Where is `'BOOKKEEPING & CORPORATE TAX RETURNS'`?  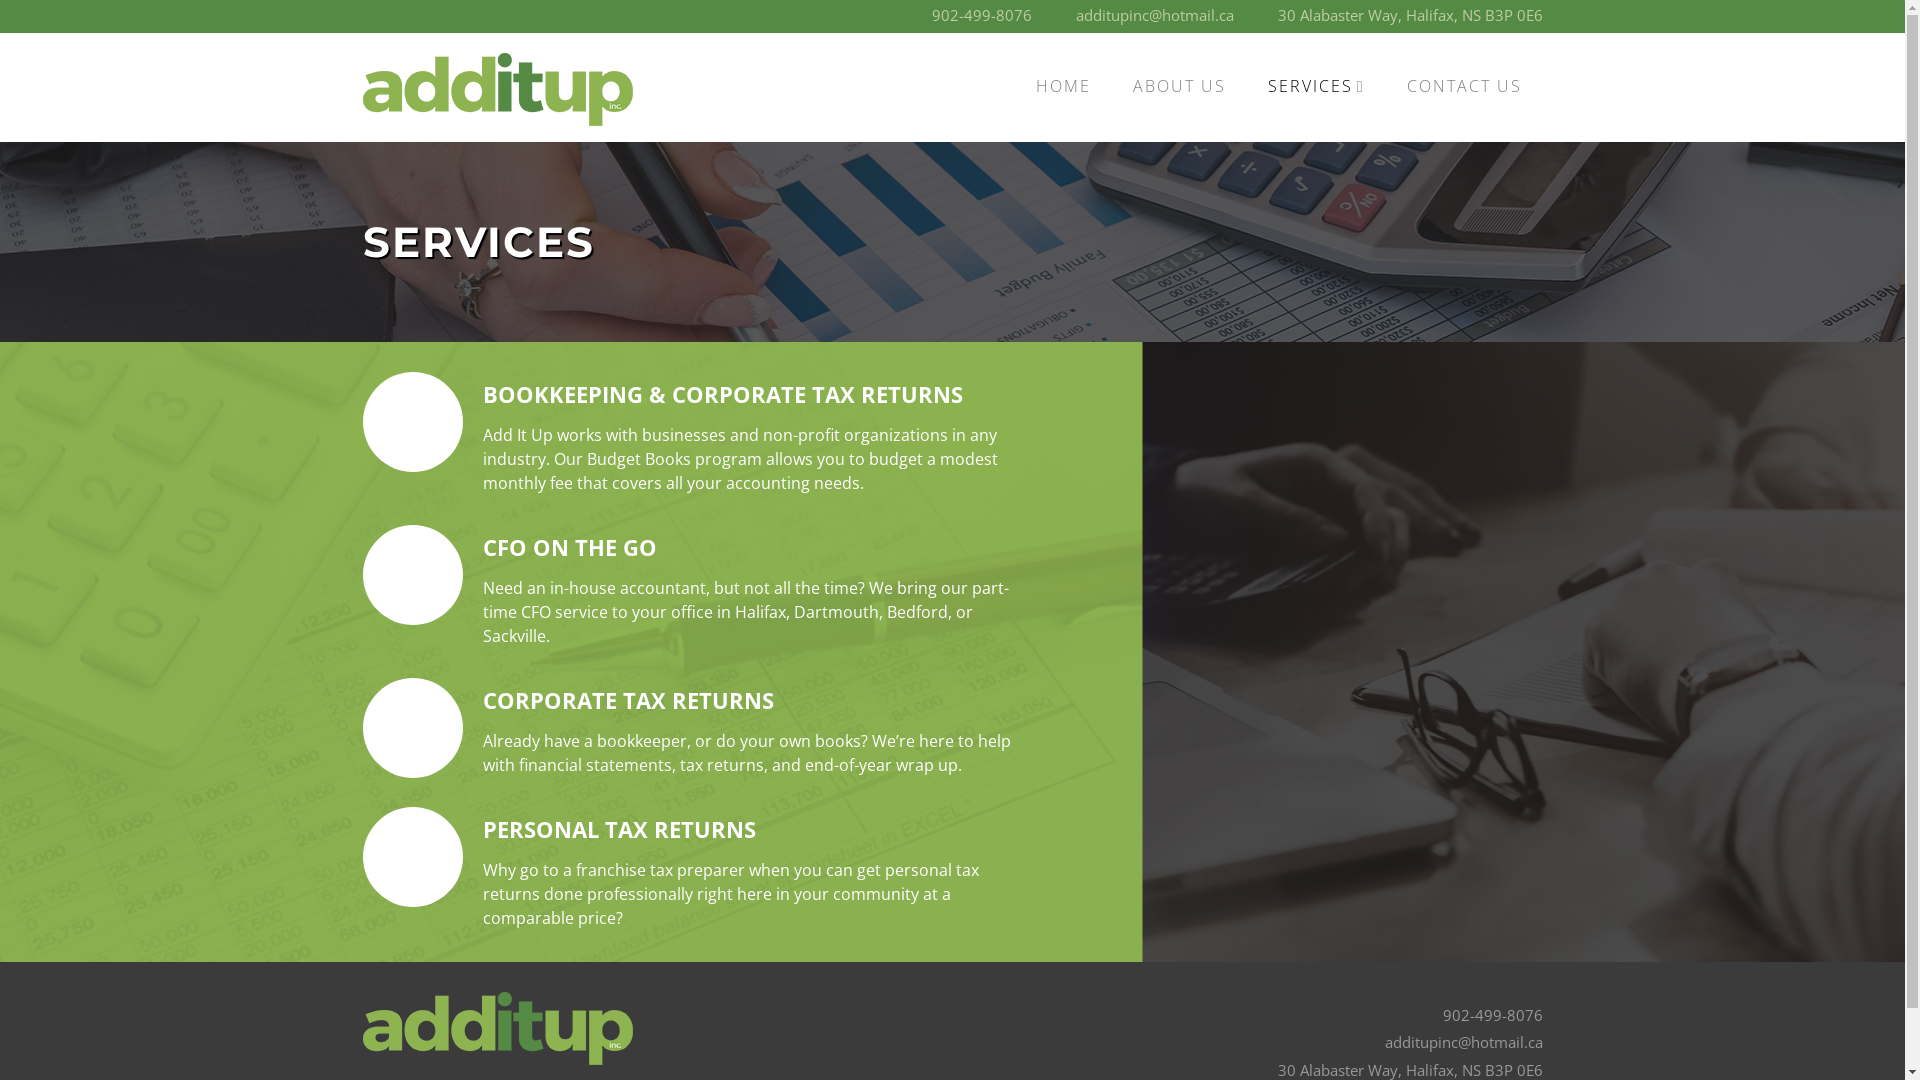 'BOOKKEEPING & CORPORATE TAX RETURNS' is located at coordinates (720, 393).